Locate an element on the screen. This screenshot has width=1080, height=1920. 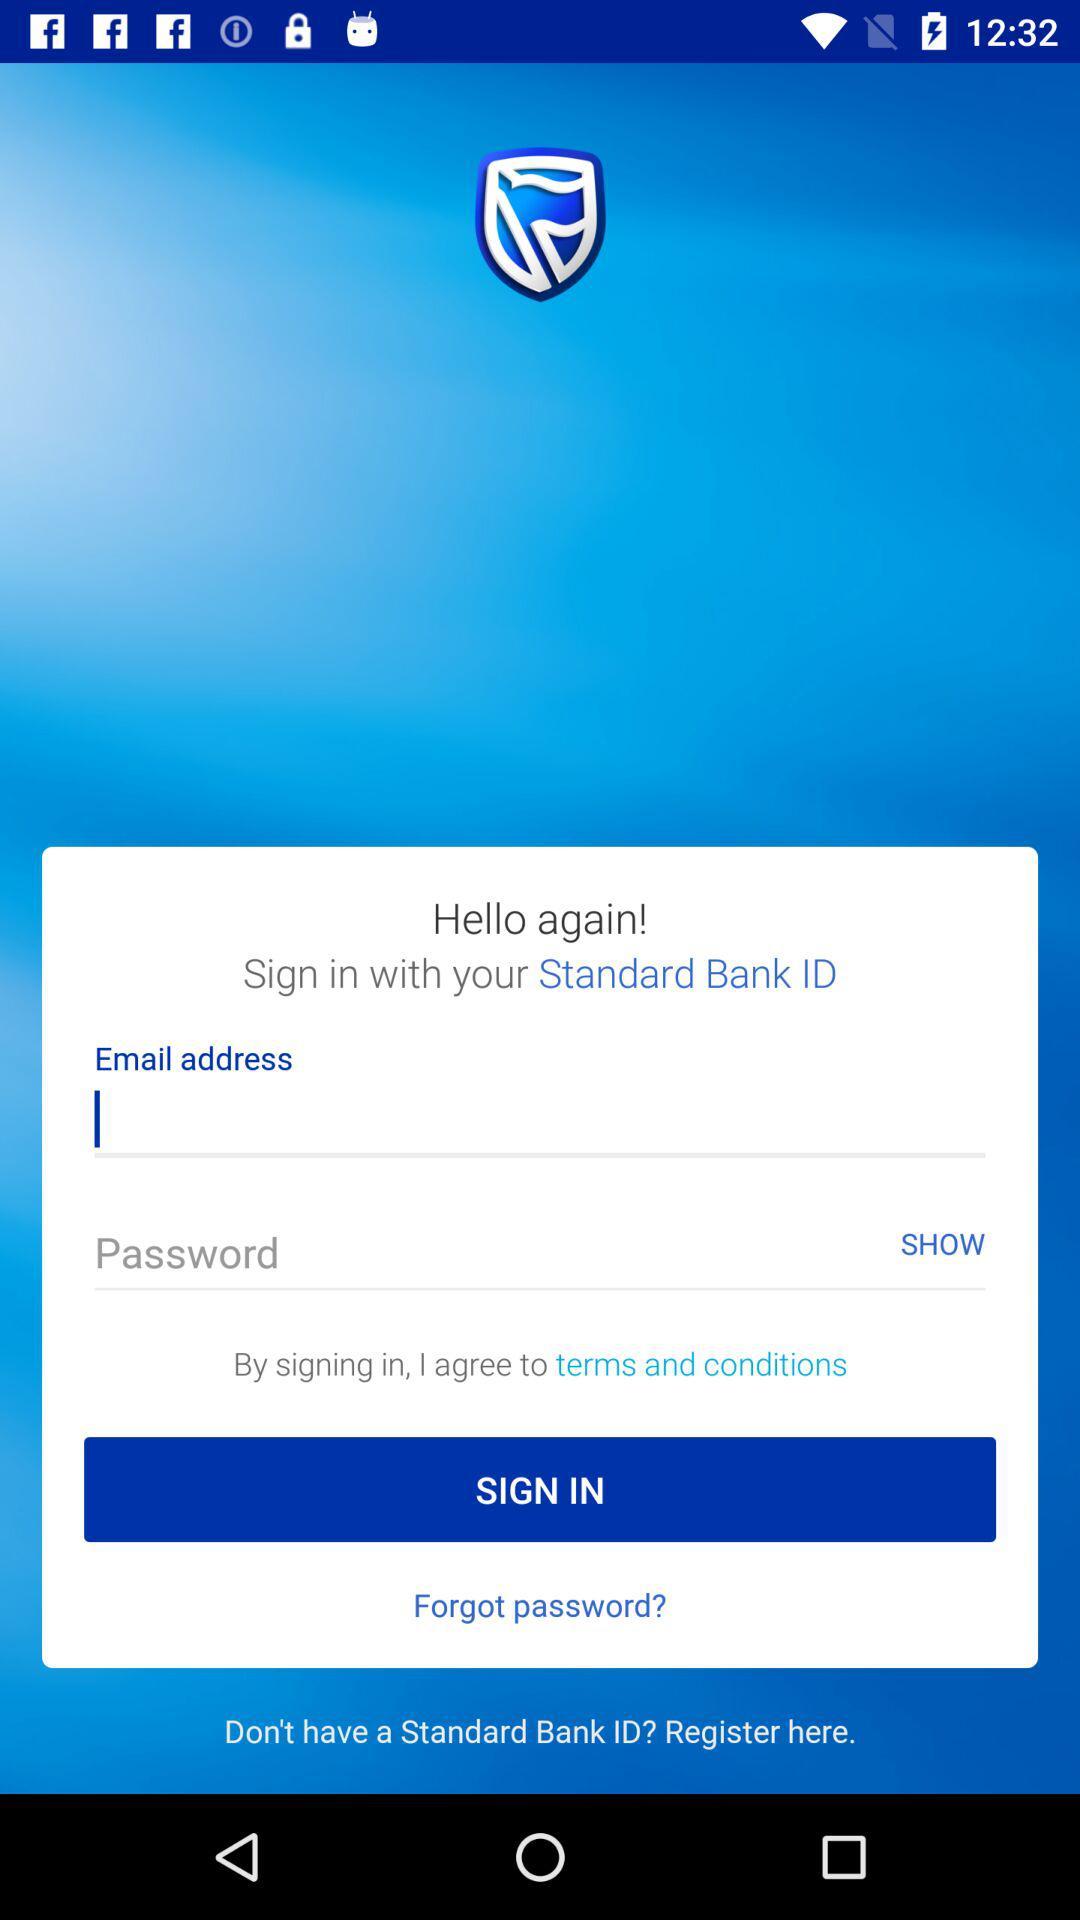
password field is located at coordinates (540, 1256).